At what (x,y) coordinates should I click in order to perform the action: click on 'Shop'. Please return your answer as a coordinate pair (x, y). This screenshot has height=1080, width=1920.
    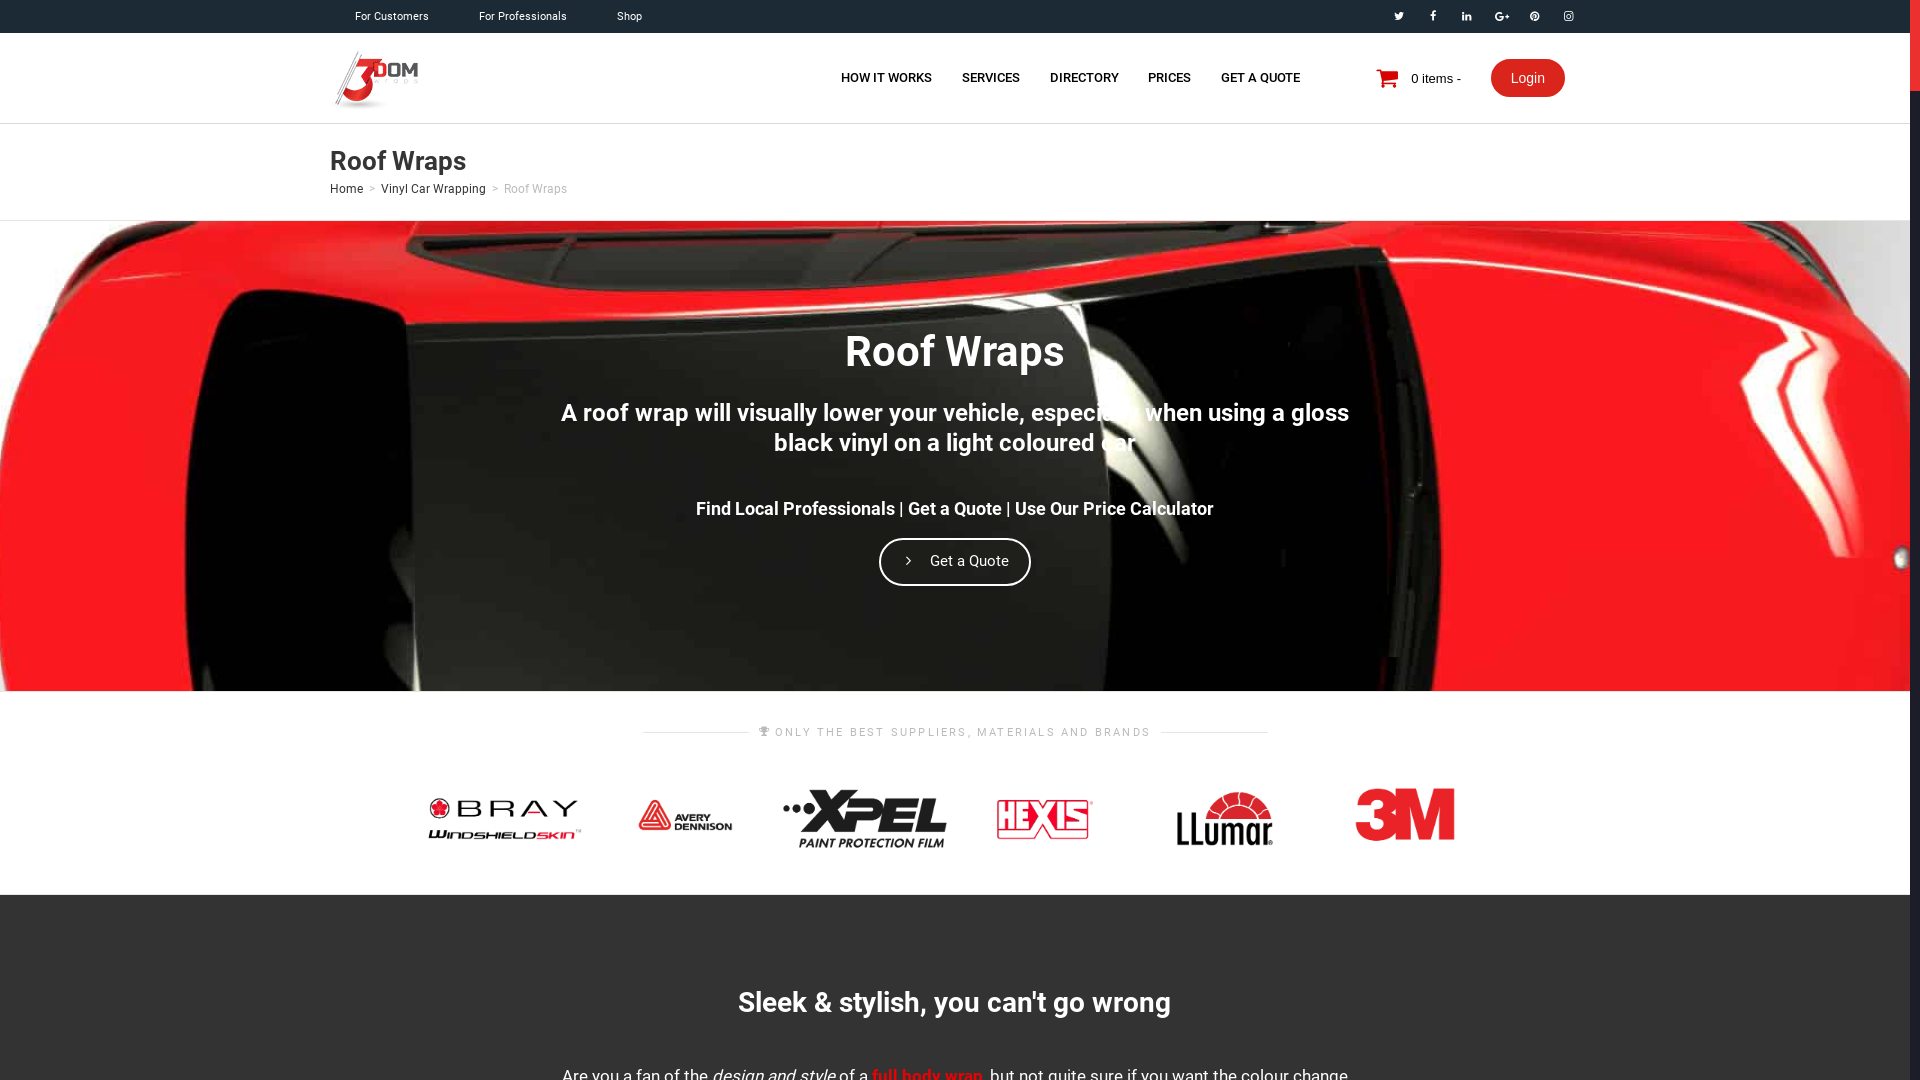
    Looking at the image, I should click on (590, 16).